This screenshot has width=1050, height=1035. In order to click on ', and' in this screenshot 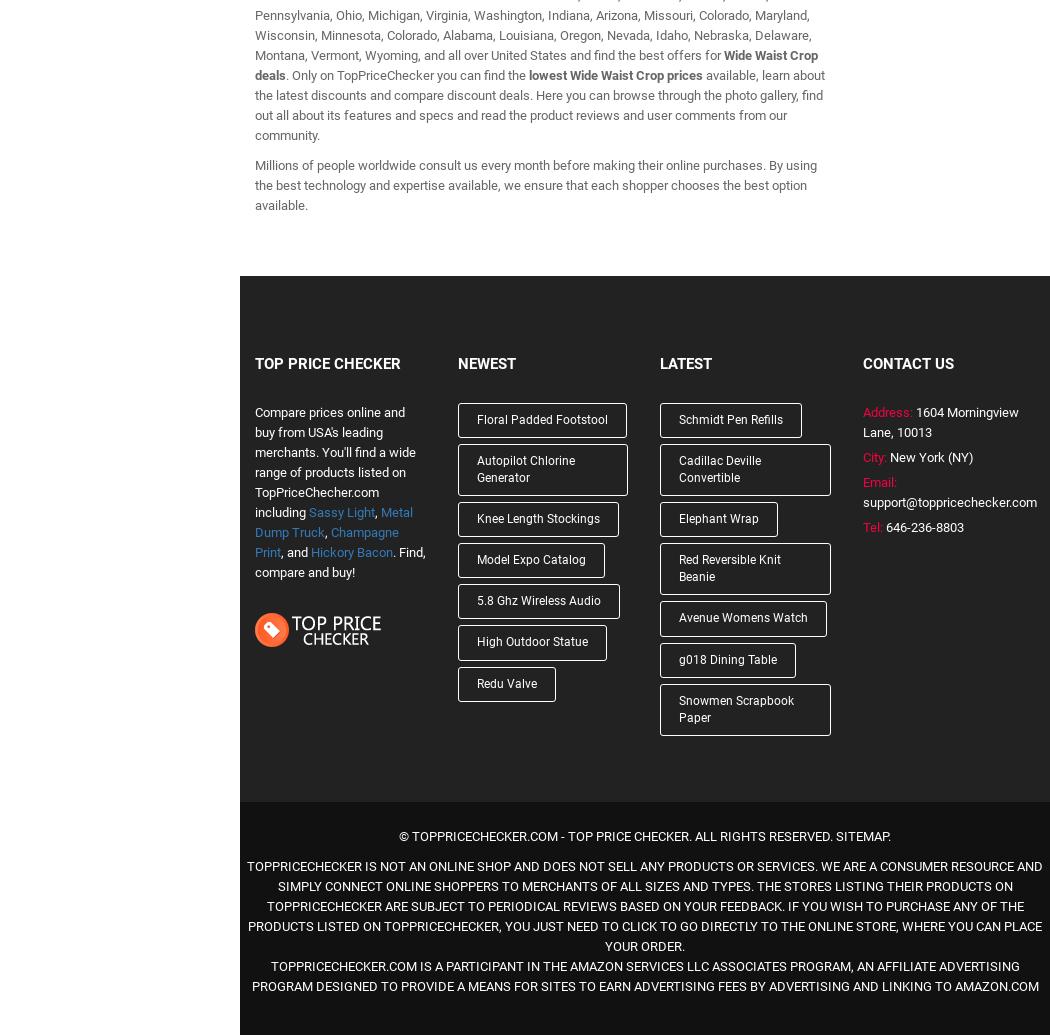, I will do `click(294, 550)`.